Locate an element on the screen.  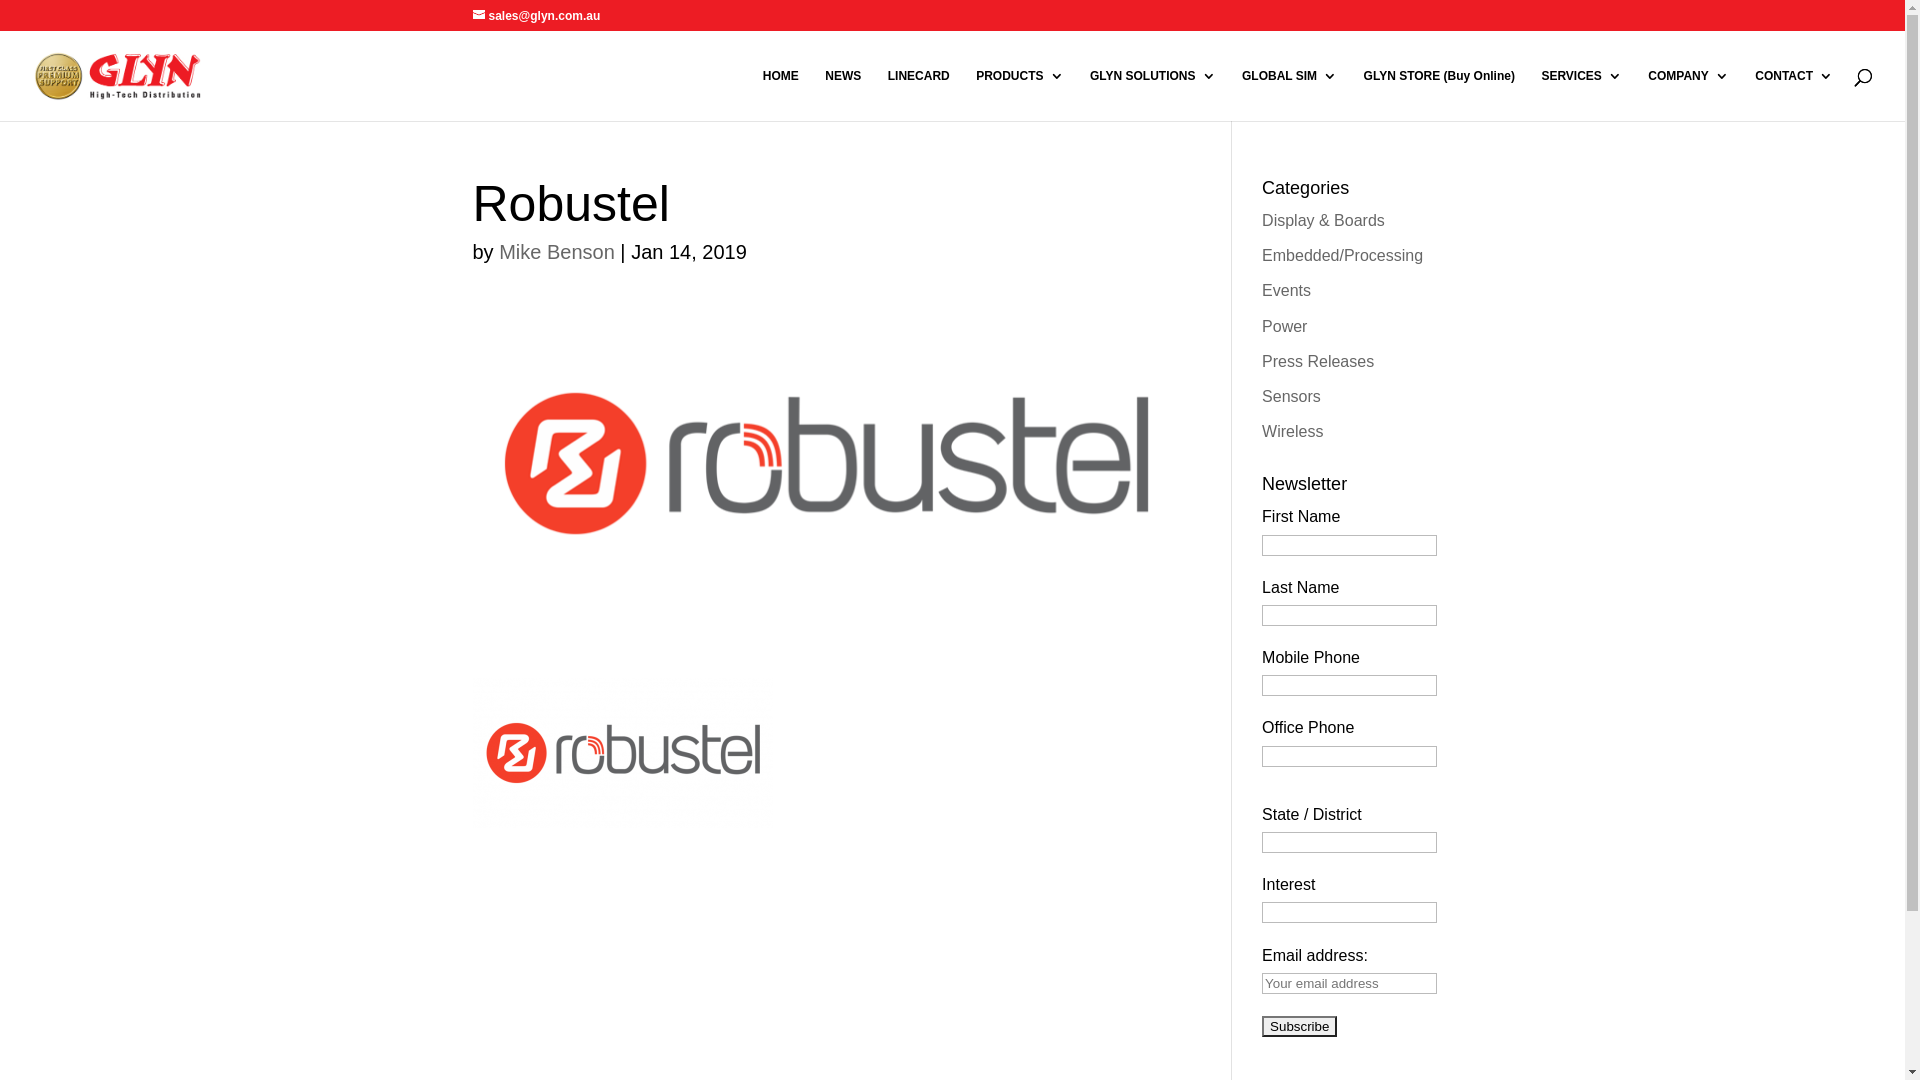
'COMPANY' is located at coordinates (1687, 95).